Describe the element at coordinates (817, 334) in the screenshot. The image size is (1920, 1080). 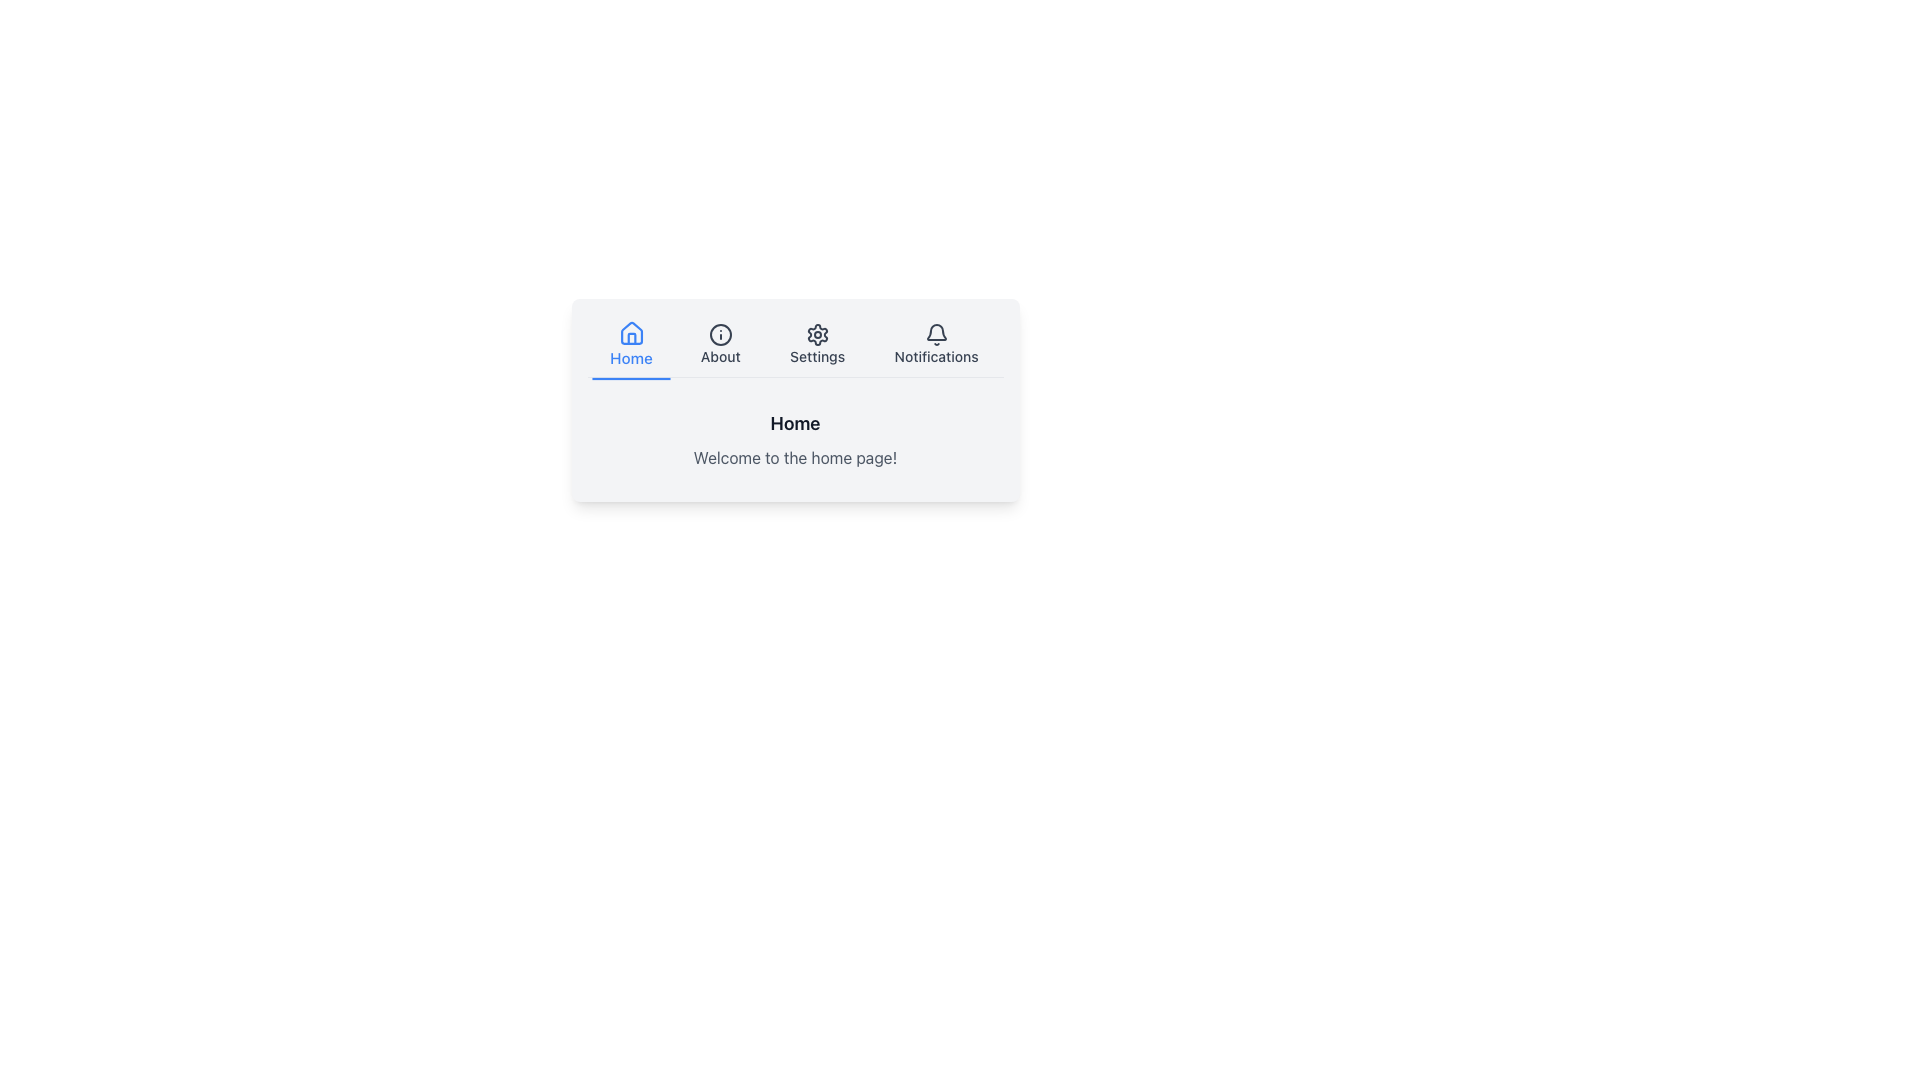
I see `the stylized gear icon that represents the settings button, located centrally among the four icons in the top section of the card interface` at that location.